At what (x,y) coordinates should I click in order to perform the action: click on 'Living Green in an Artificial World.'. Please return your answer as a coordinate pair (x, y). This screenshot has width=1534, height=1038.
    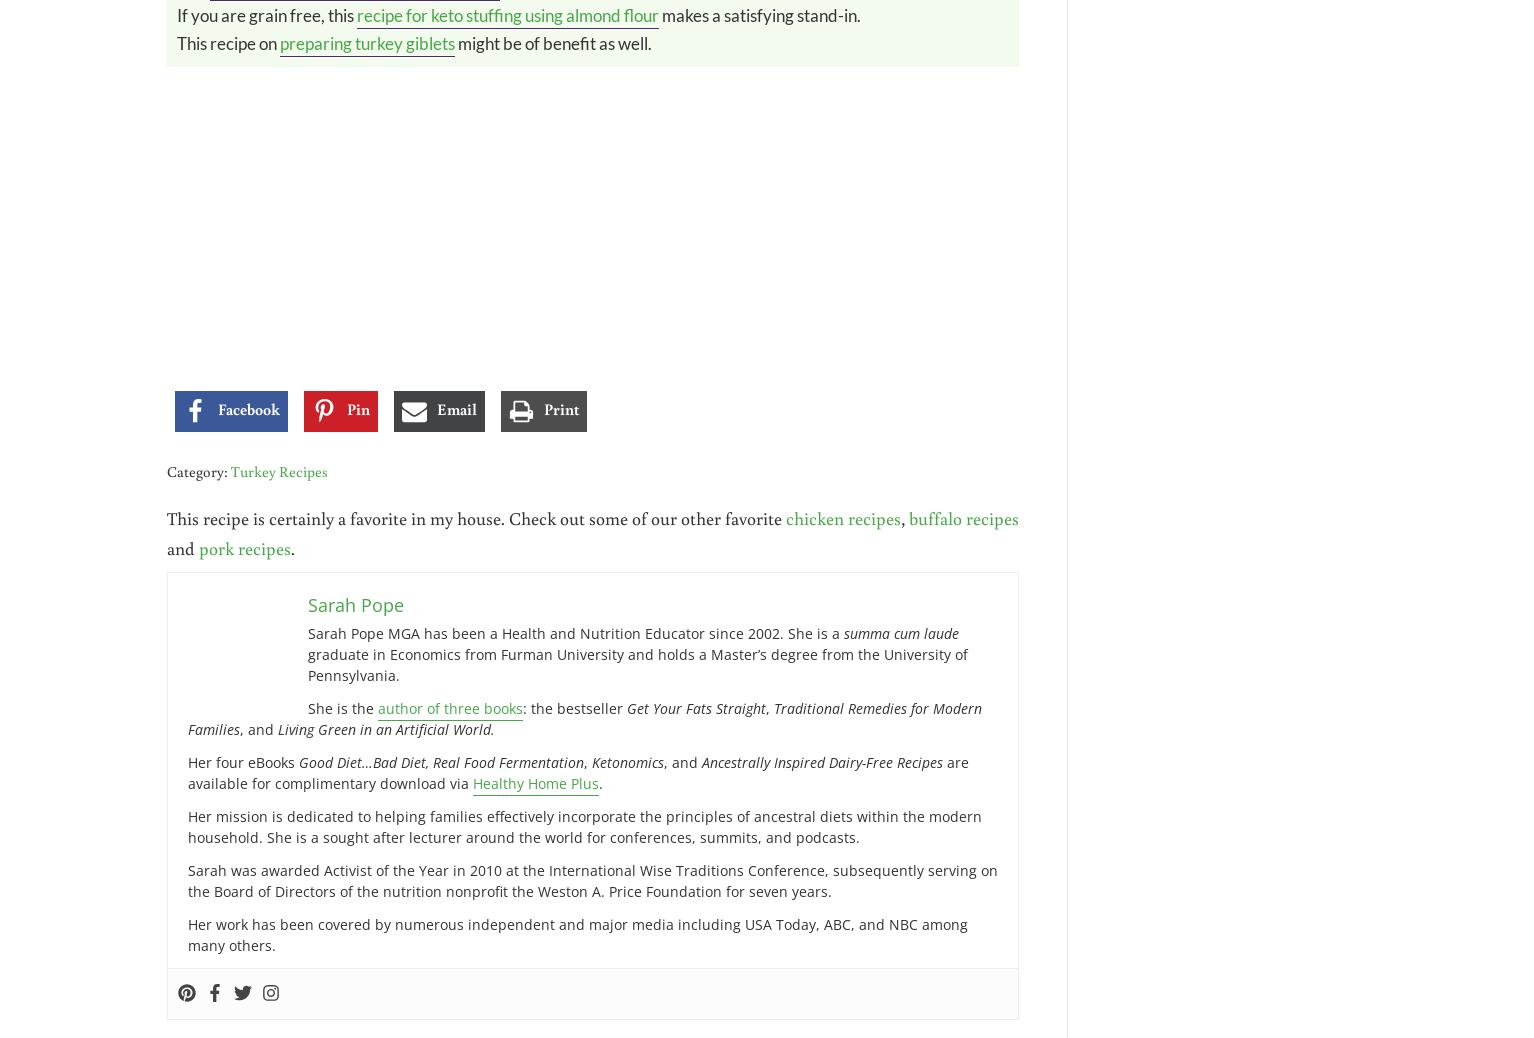
    Looking at the image, I should click on (277, 727).